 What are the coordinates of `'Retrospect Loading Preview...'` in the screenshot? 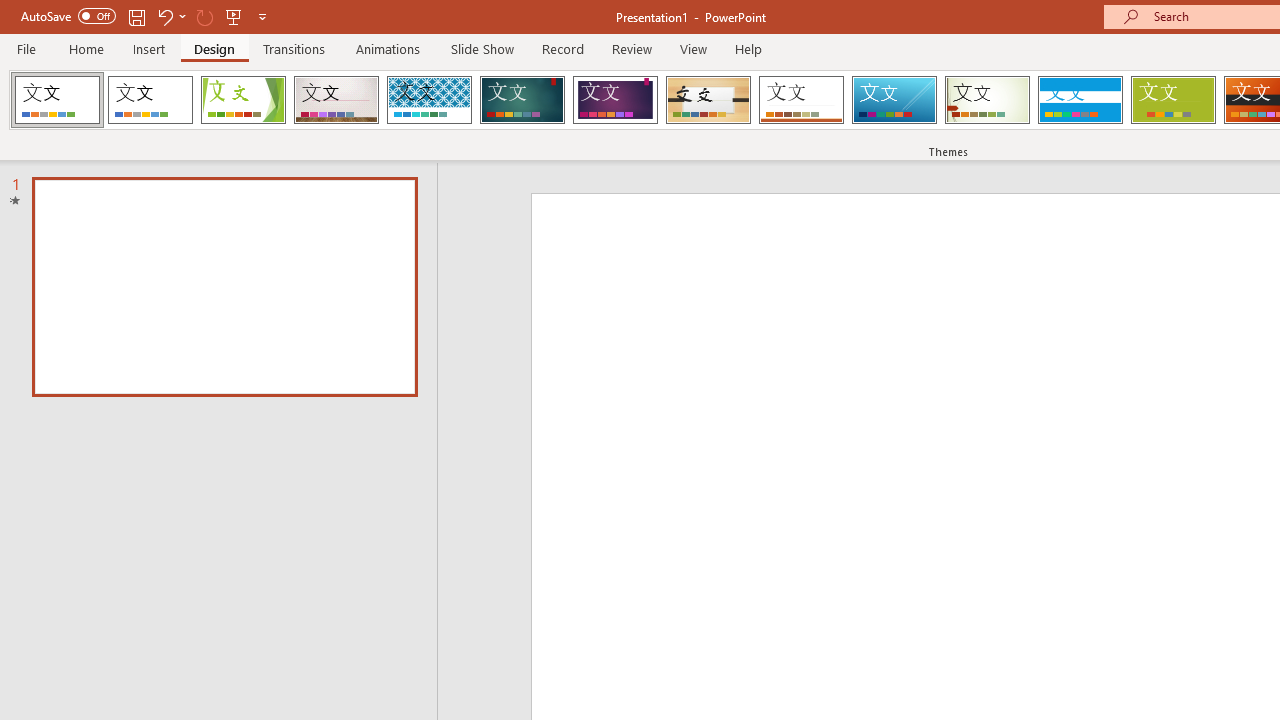 It's located at (801, 100).